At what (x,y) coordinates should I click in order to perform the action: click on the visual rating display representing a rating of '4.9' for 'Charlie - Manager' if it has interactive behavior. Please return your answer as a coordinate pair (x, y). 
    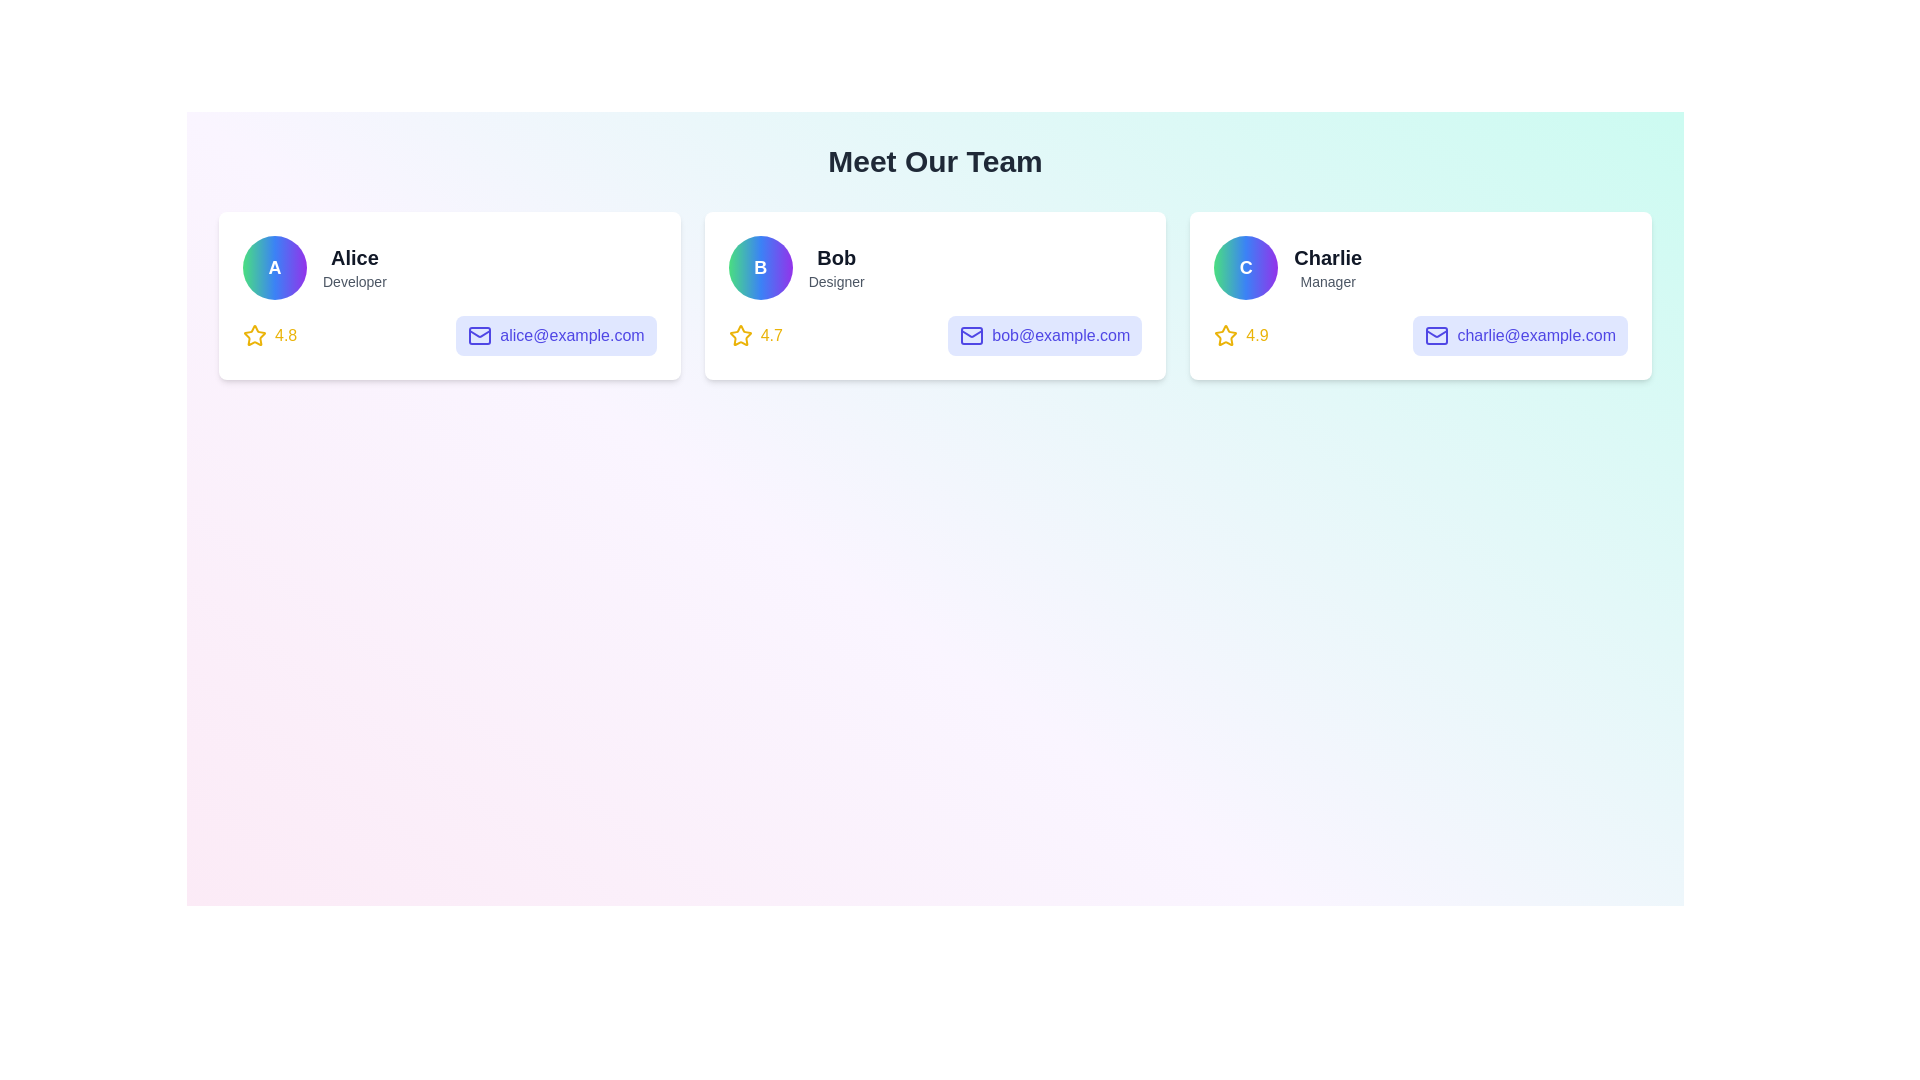
    Looking at the image, I should click on (1240, 334).